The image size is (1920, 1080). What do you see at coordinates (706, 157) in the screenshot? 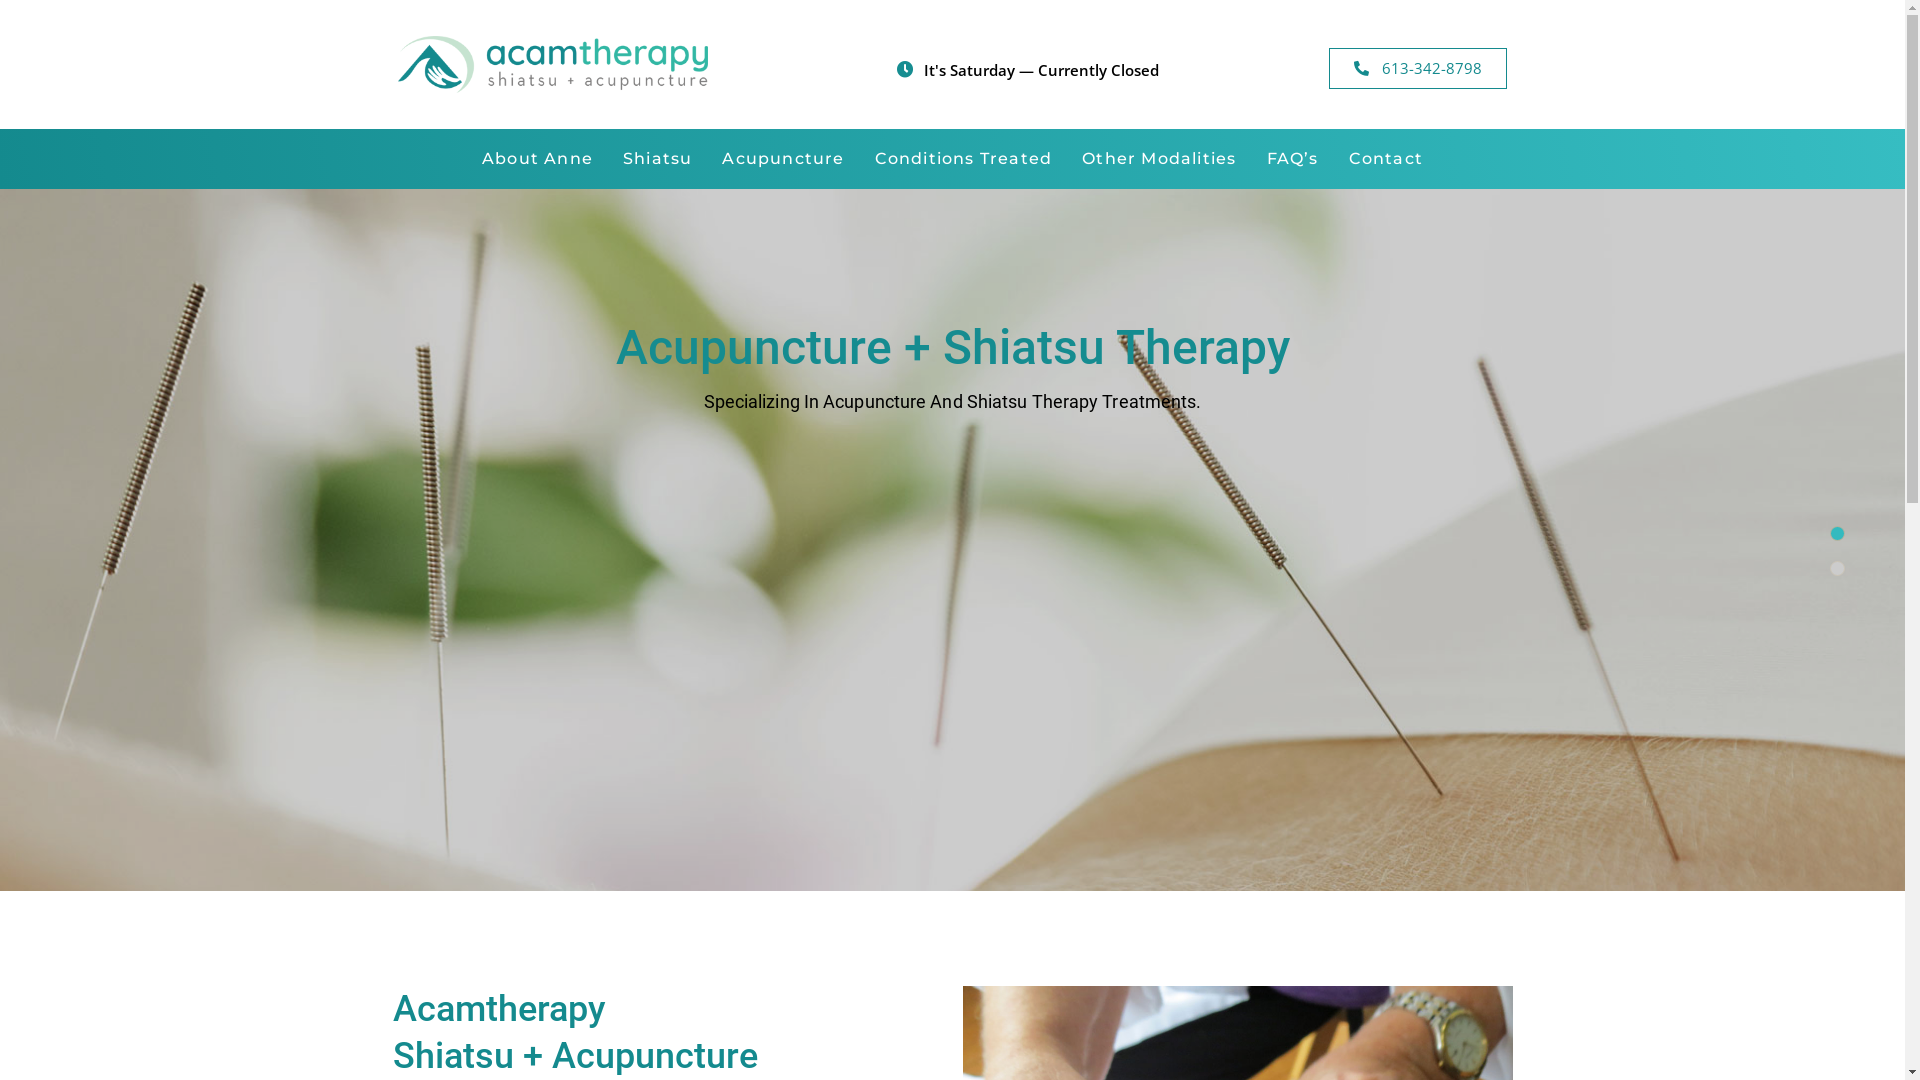
I see `'Acupuncture'` at bounding box center [706, 157].